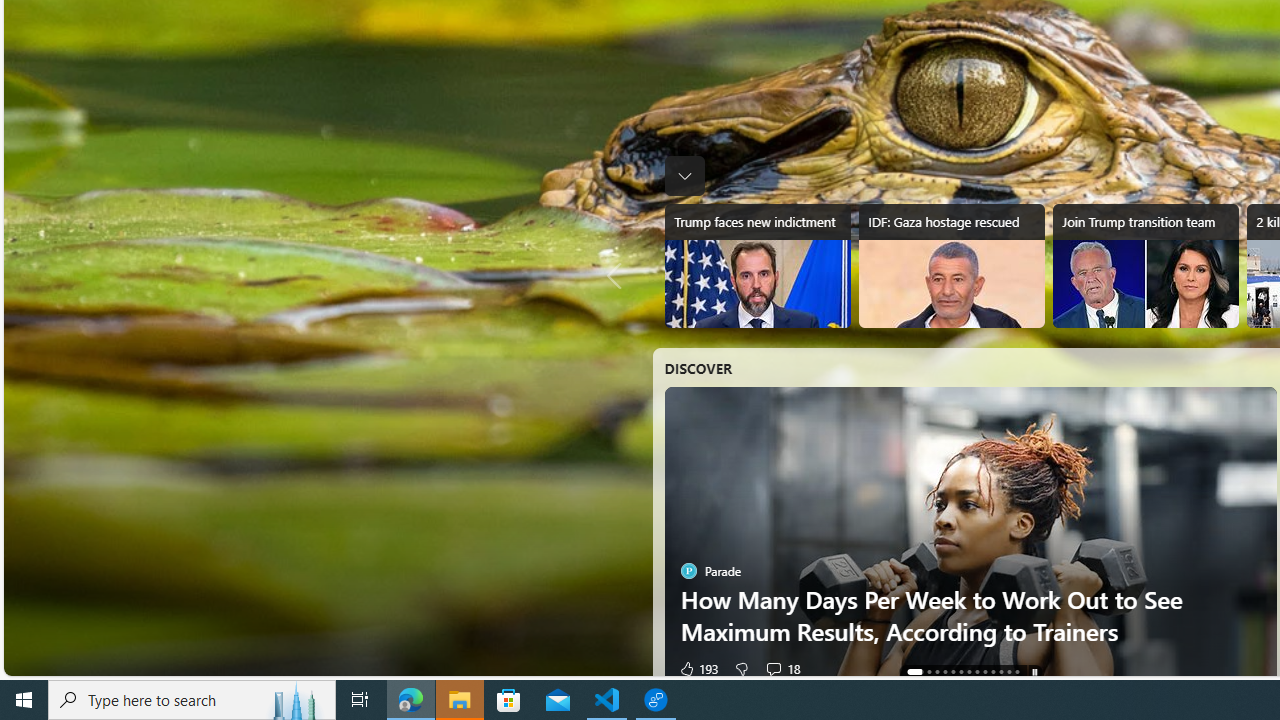  What do you see at coordinates (907, 672) in the screenshot?
I see `'AutomationID: tab-0'` at bounding box center [907, 672].